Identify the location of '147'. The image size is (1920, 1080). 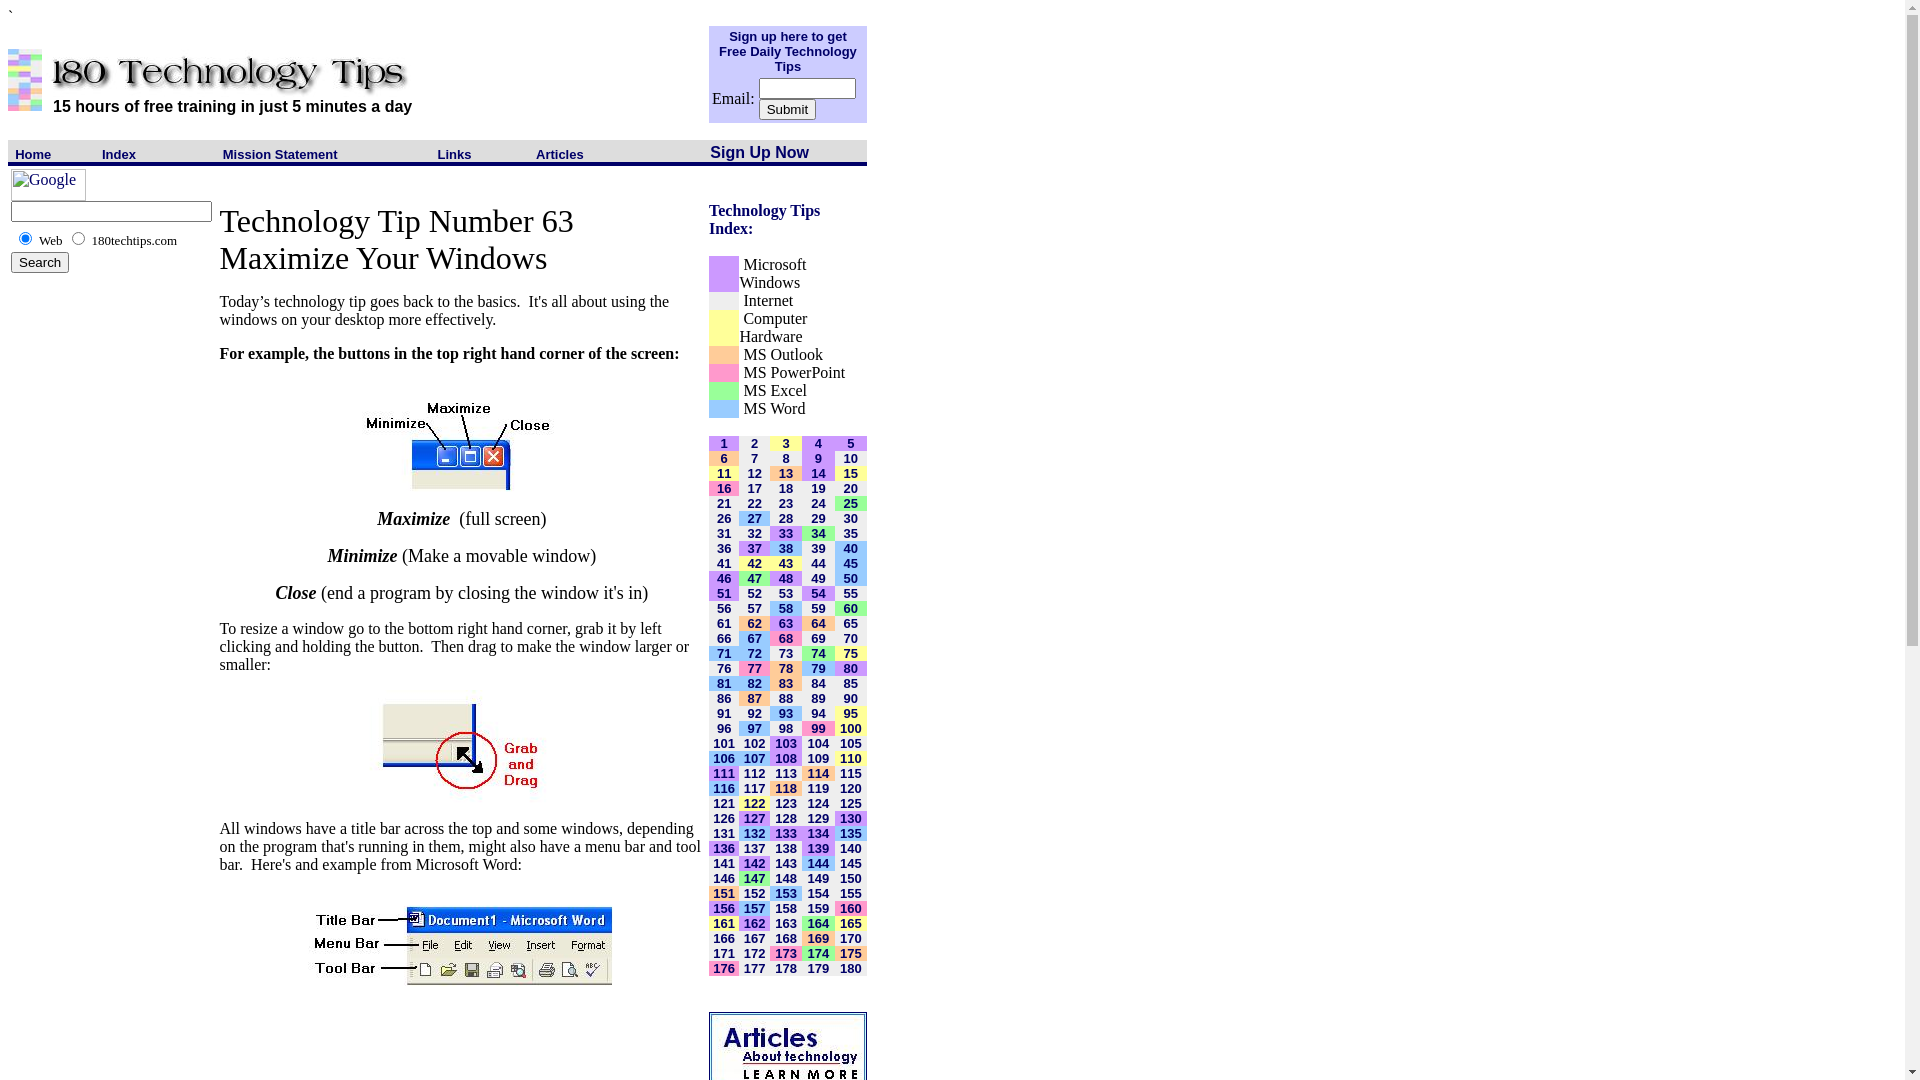
(753, 876).